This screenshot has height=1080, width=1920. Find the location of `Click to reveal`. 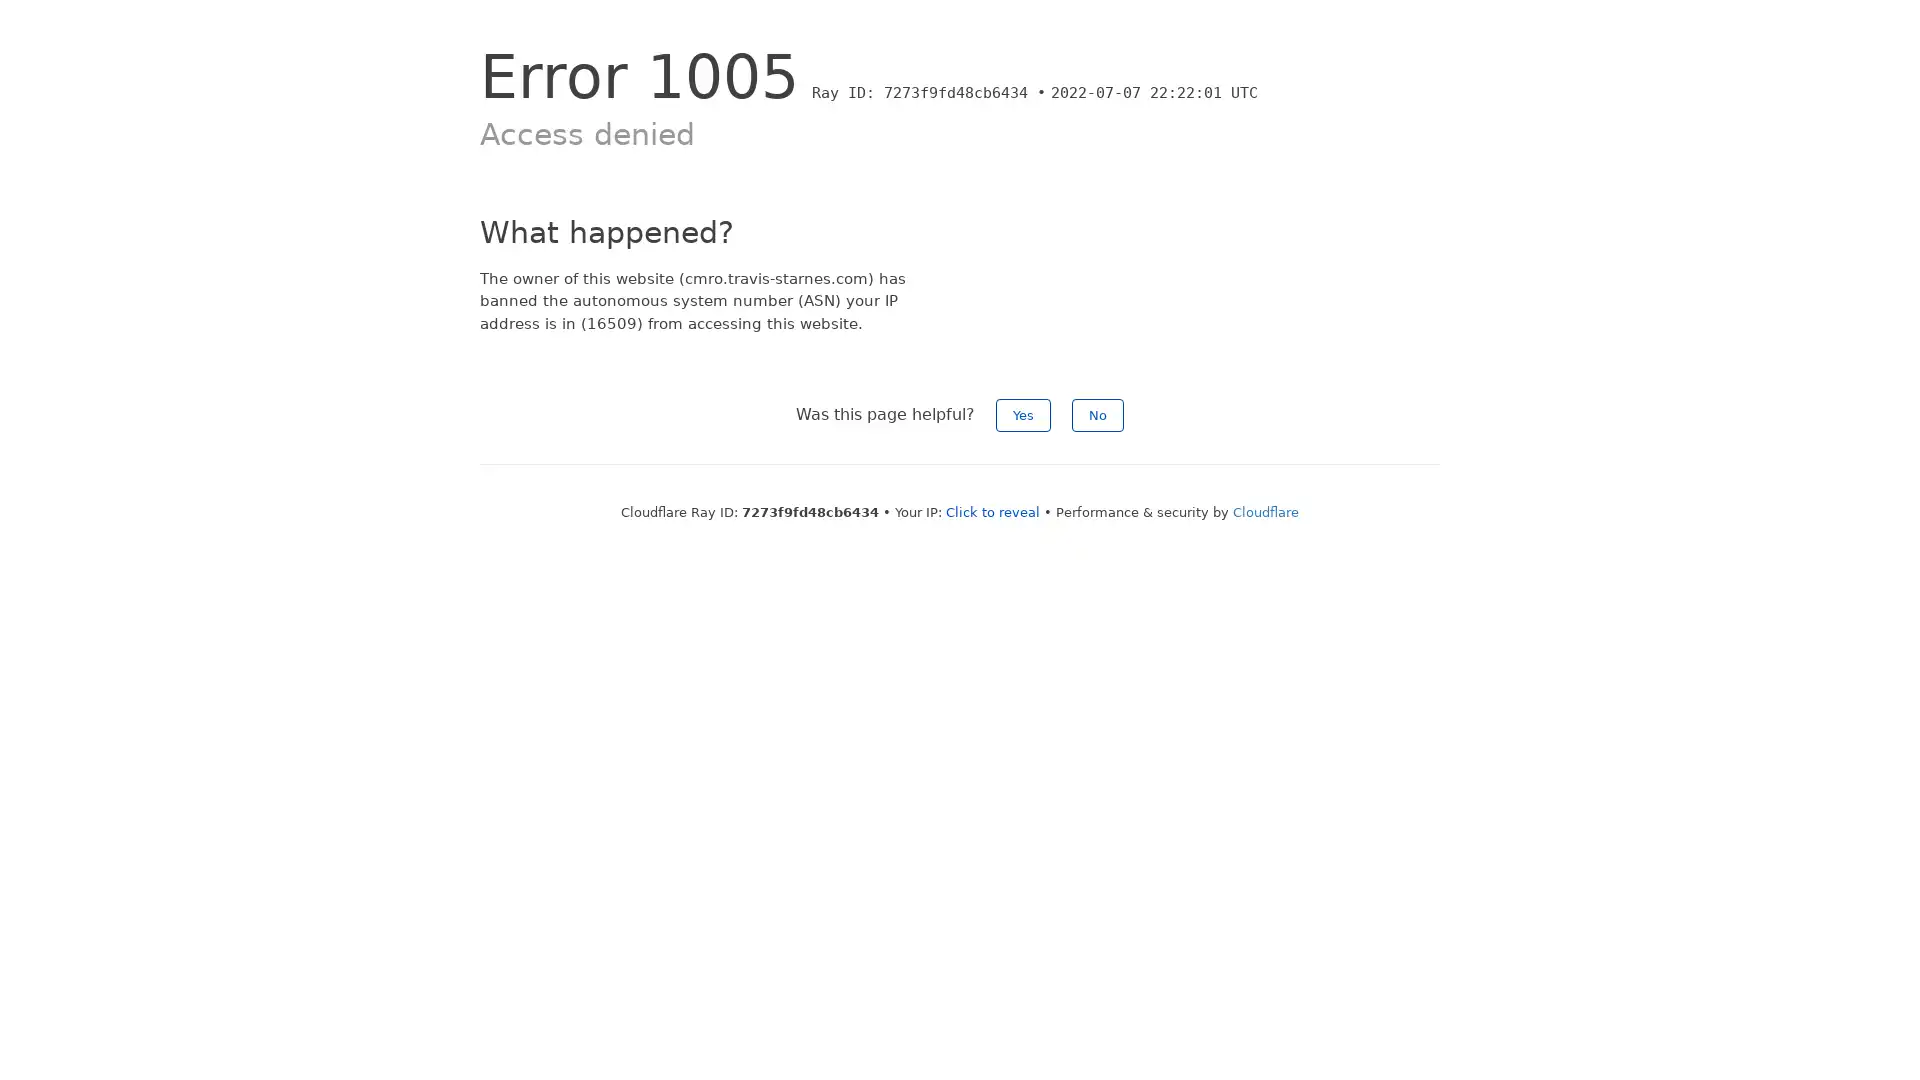

Click to reveal is located at coordinates (993, 511).